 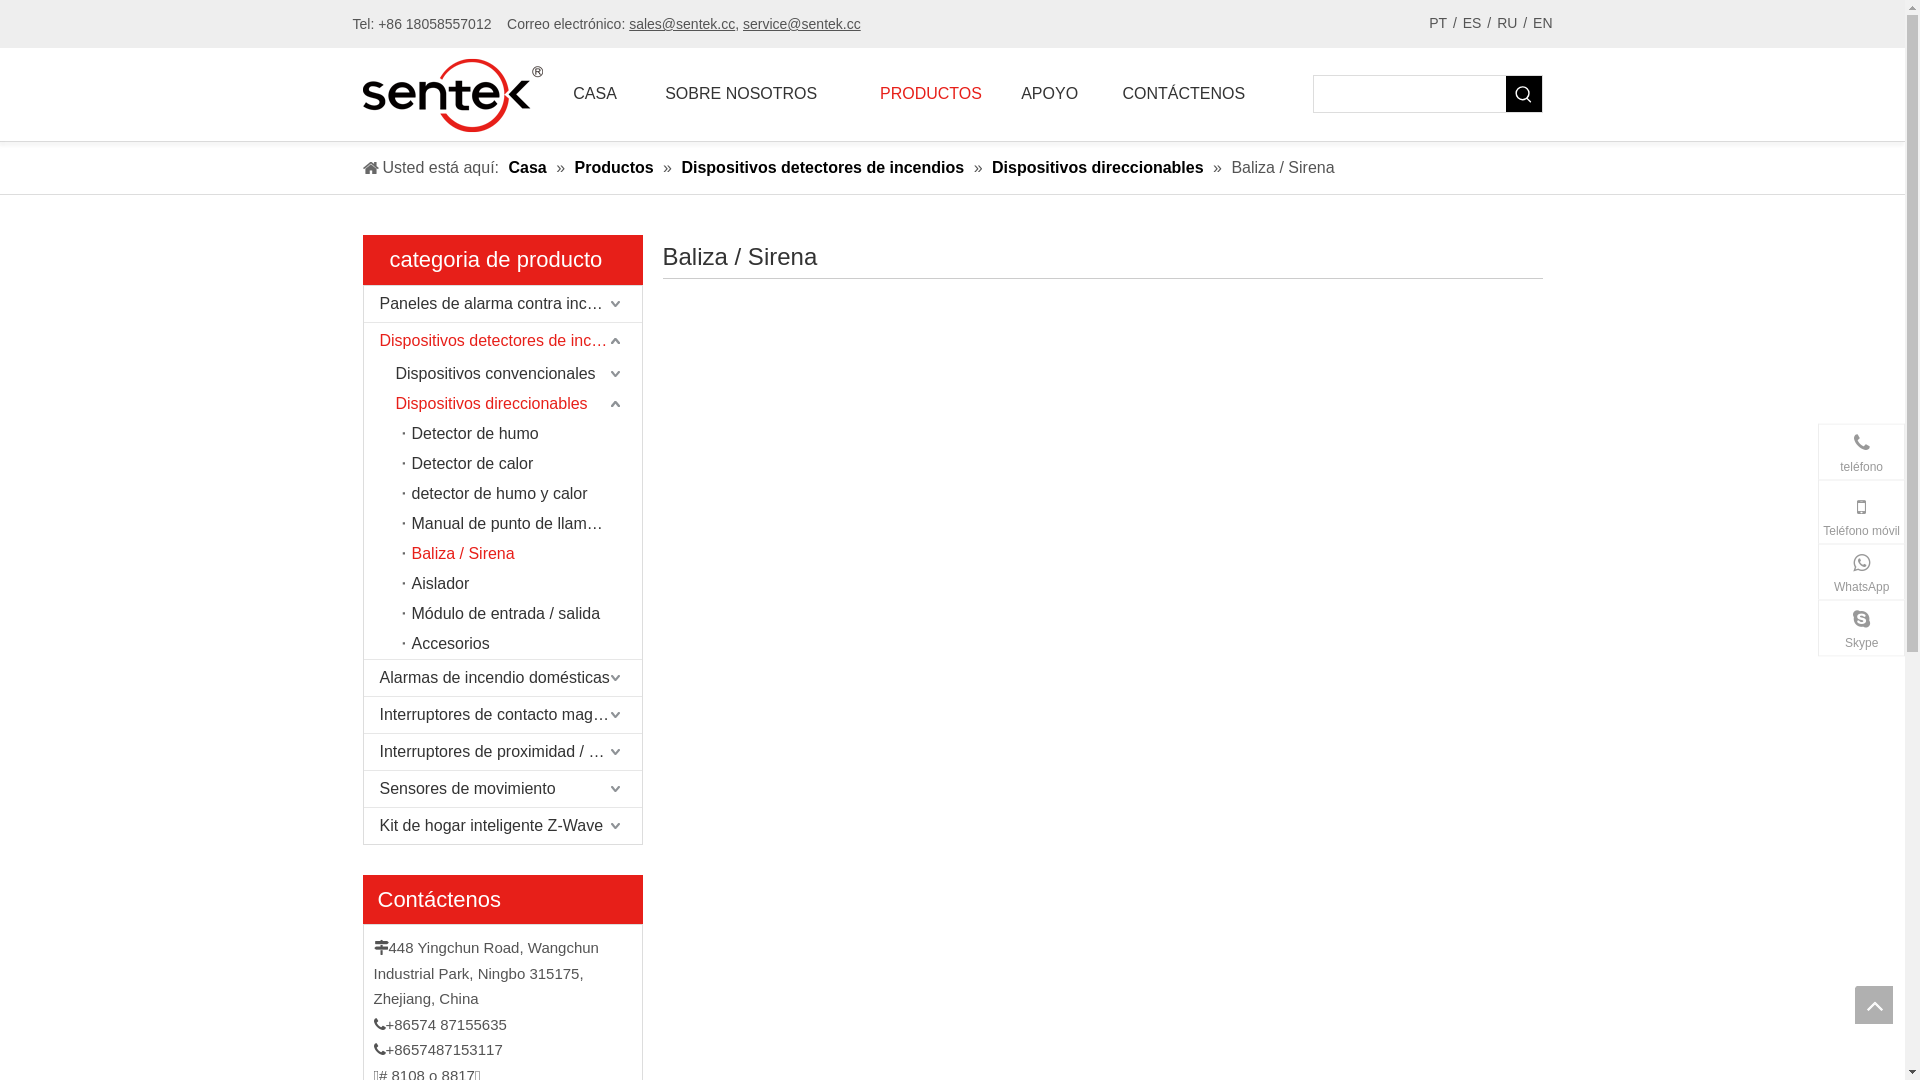 What do you see at coordinates (593, 93) in the screenshot?
I see `'CASA'` at bounding box center [593, 93].